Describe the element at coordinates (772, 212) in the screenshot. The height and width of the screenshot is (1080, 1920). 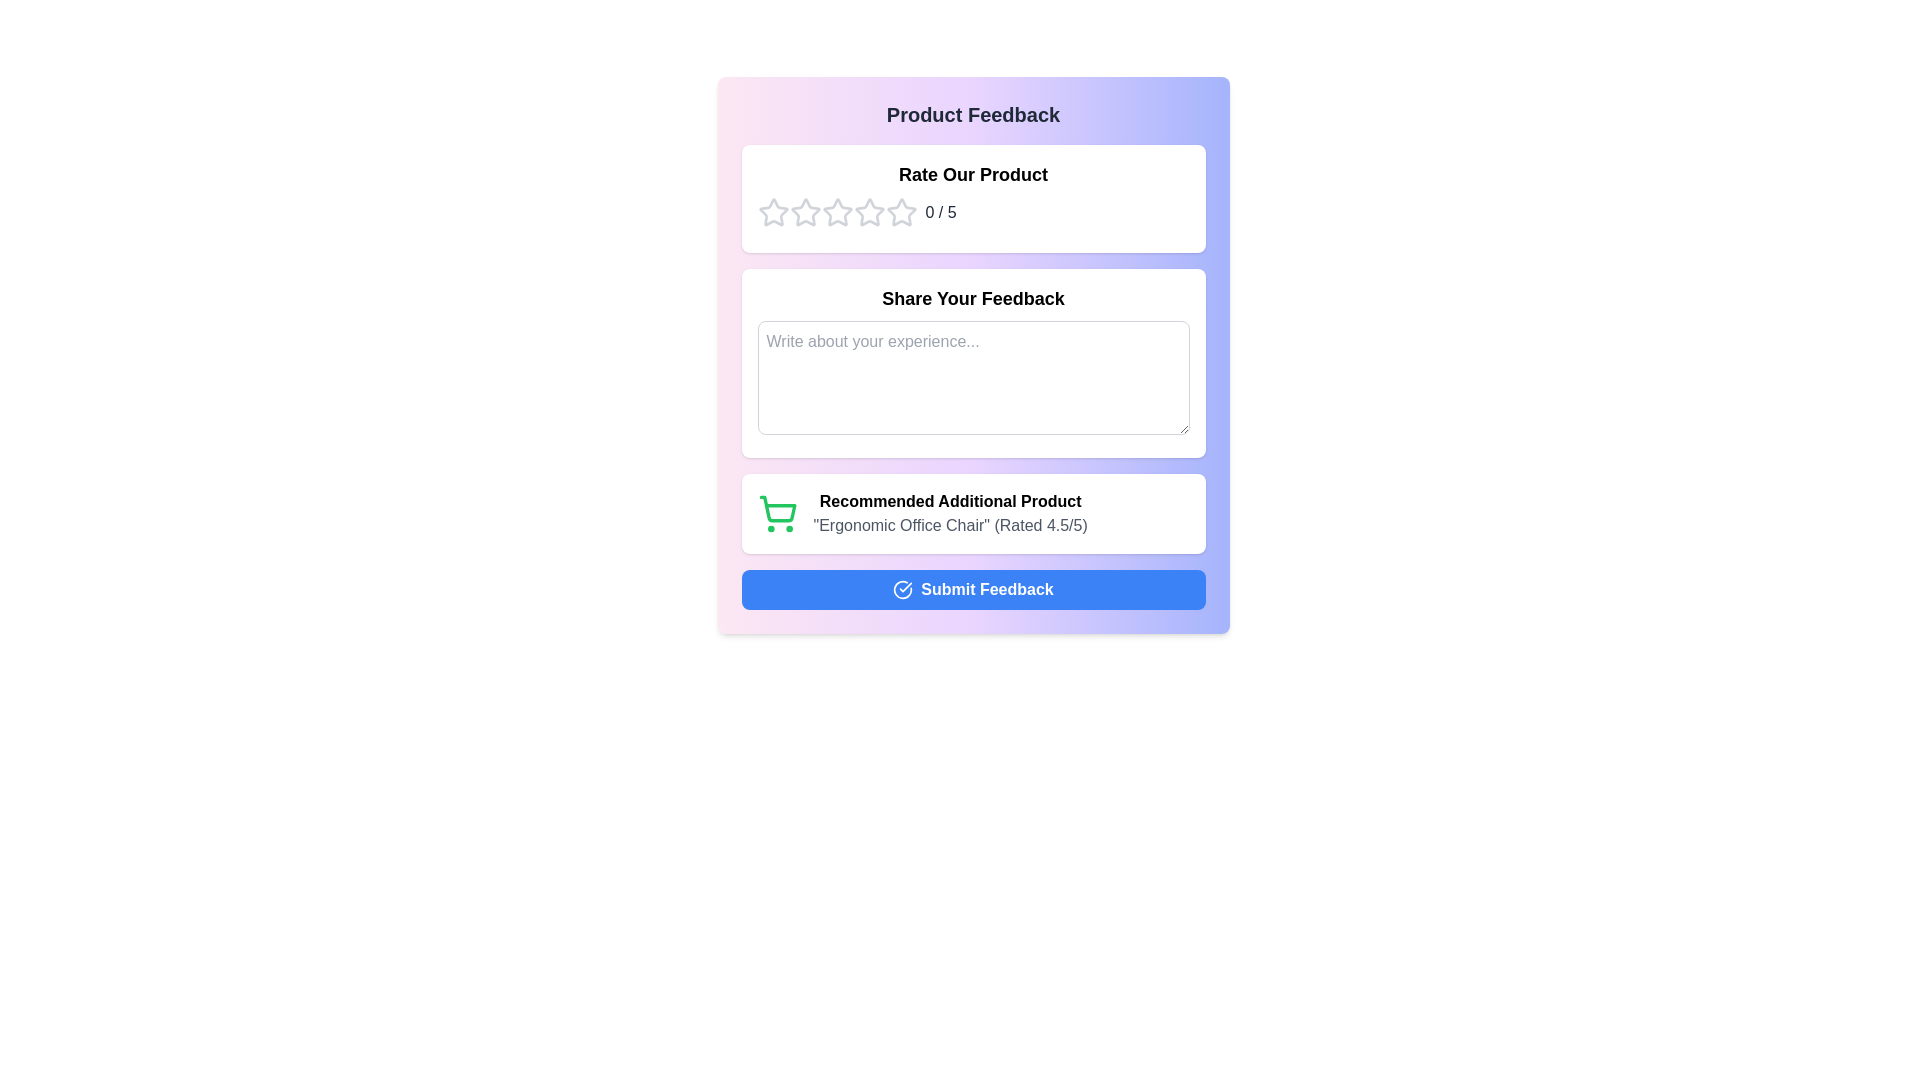
I see `the first interactive rating star icon in the 'Rate Our Product' section` at that location.